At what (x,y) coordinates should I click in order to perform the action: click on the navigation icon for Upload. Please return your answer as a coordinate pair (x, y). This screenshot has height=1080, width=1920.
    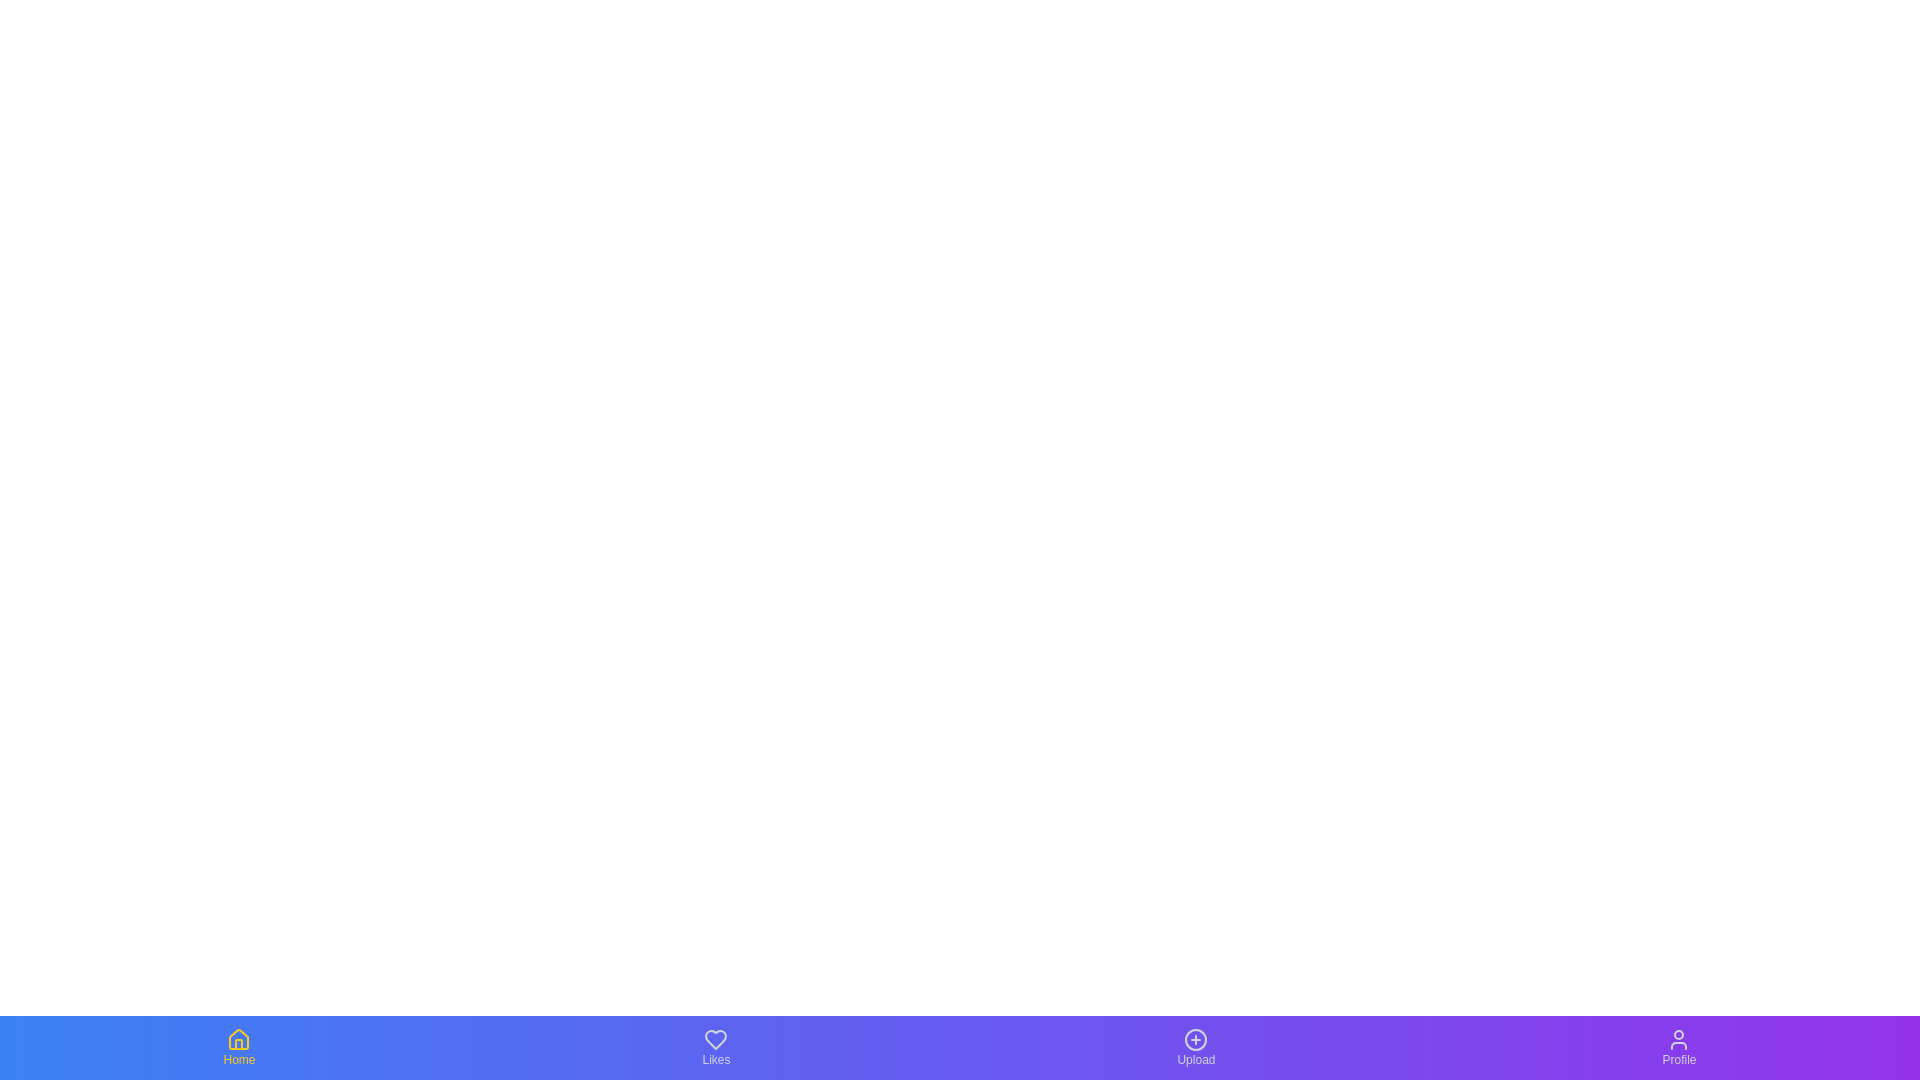
    Looking at the image, I should click on (1195, 1047).